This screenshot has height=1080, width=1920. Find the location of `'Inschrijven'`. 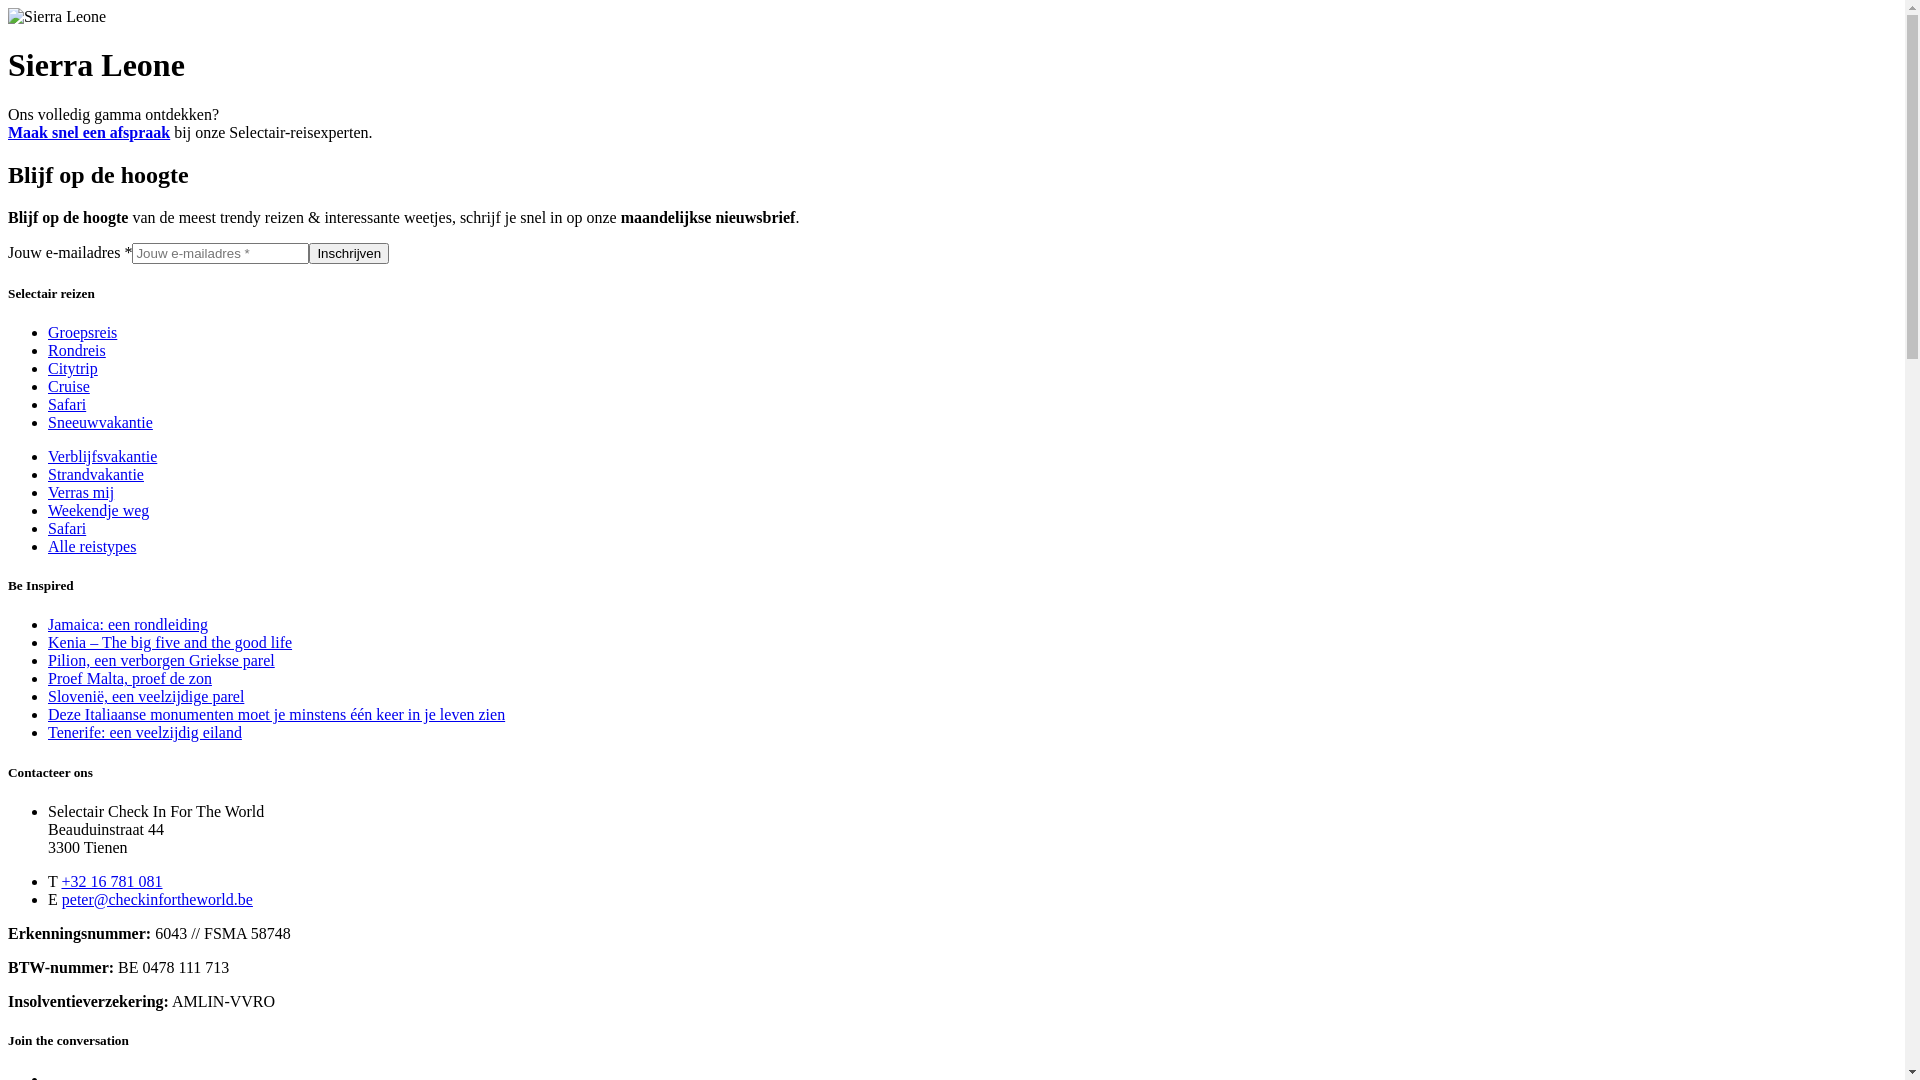

'Inschrijven' is located at coordinates (349, 252).